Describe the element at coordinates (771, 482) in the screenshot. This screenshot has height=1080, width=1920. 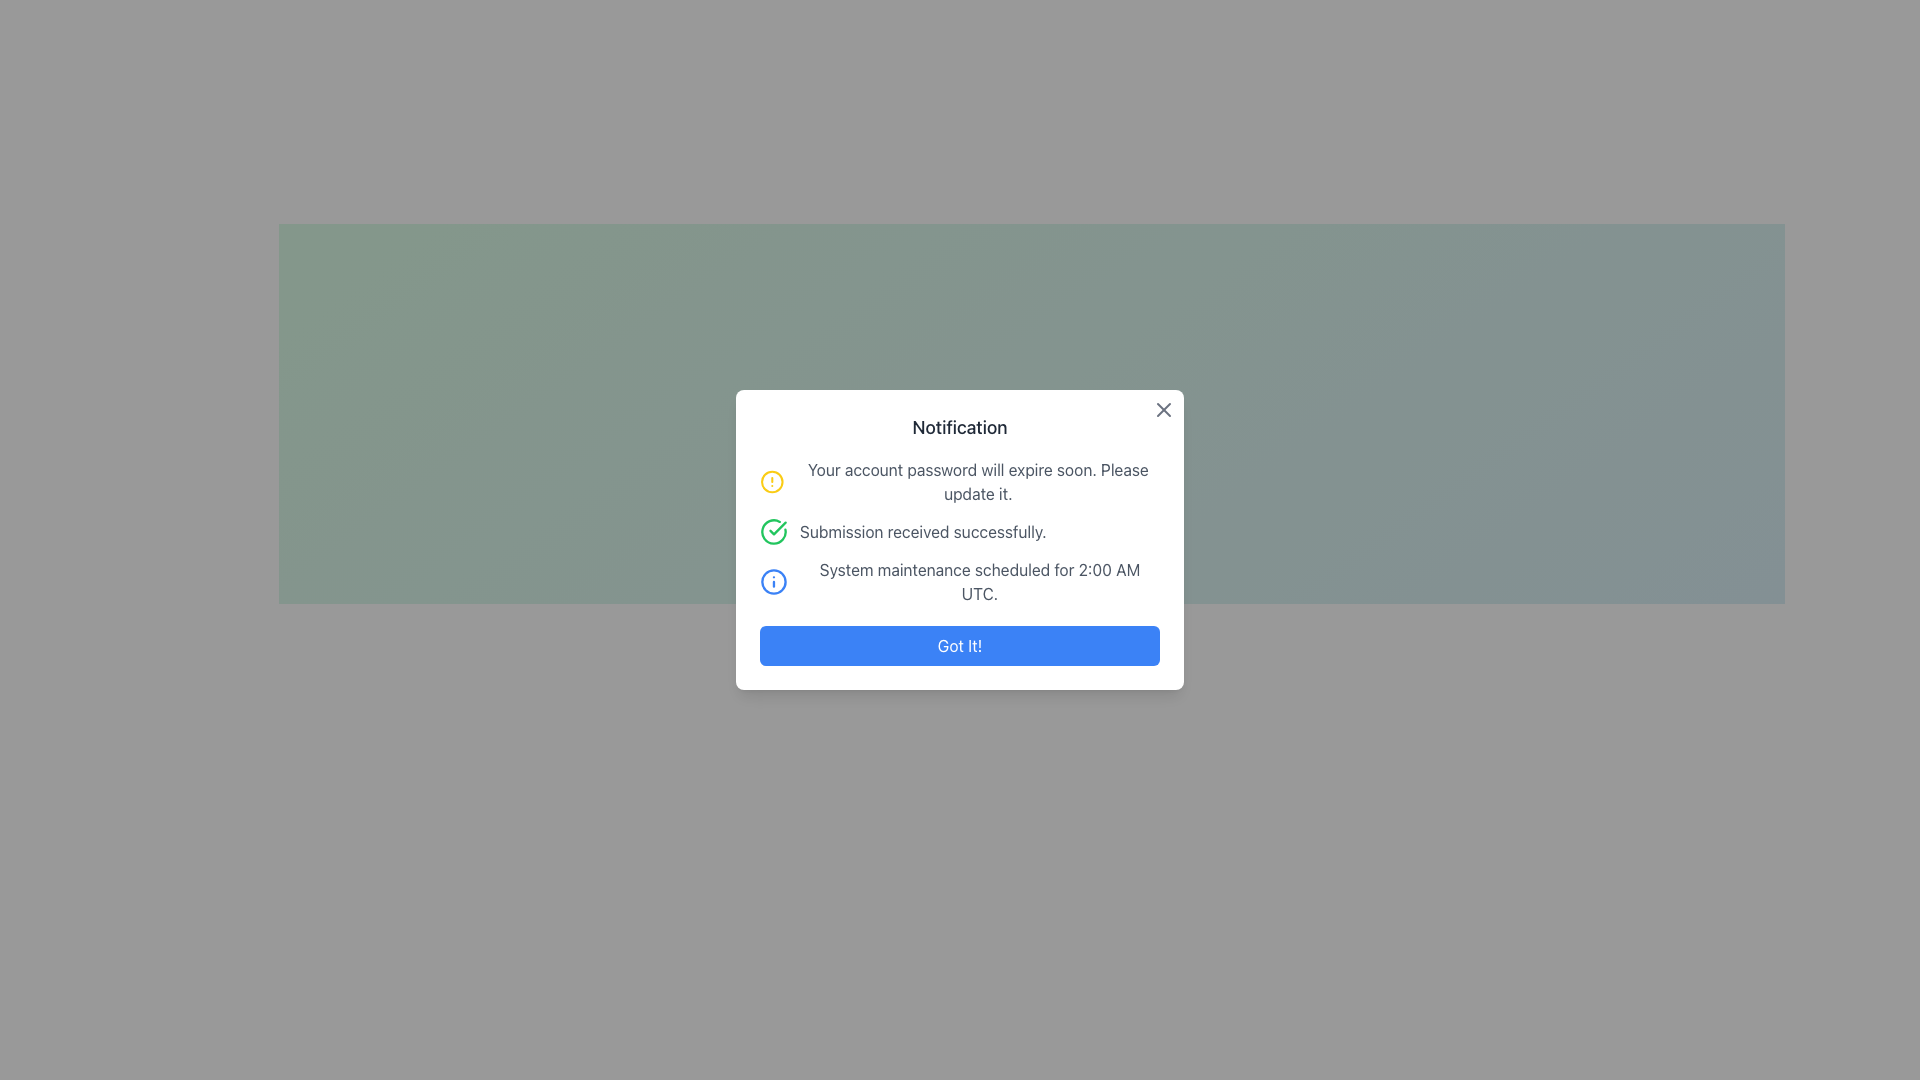
I see `the circular alert icon with a yellow outline located to the left of the message 'Your account password will expire soon.'` at that location.